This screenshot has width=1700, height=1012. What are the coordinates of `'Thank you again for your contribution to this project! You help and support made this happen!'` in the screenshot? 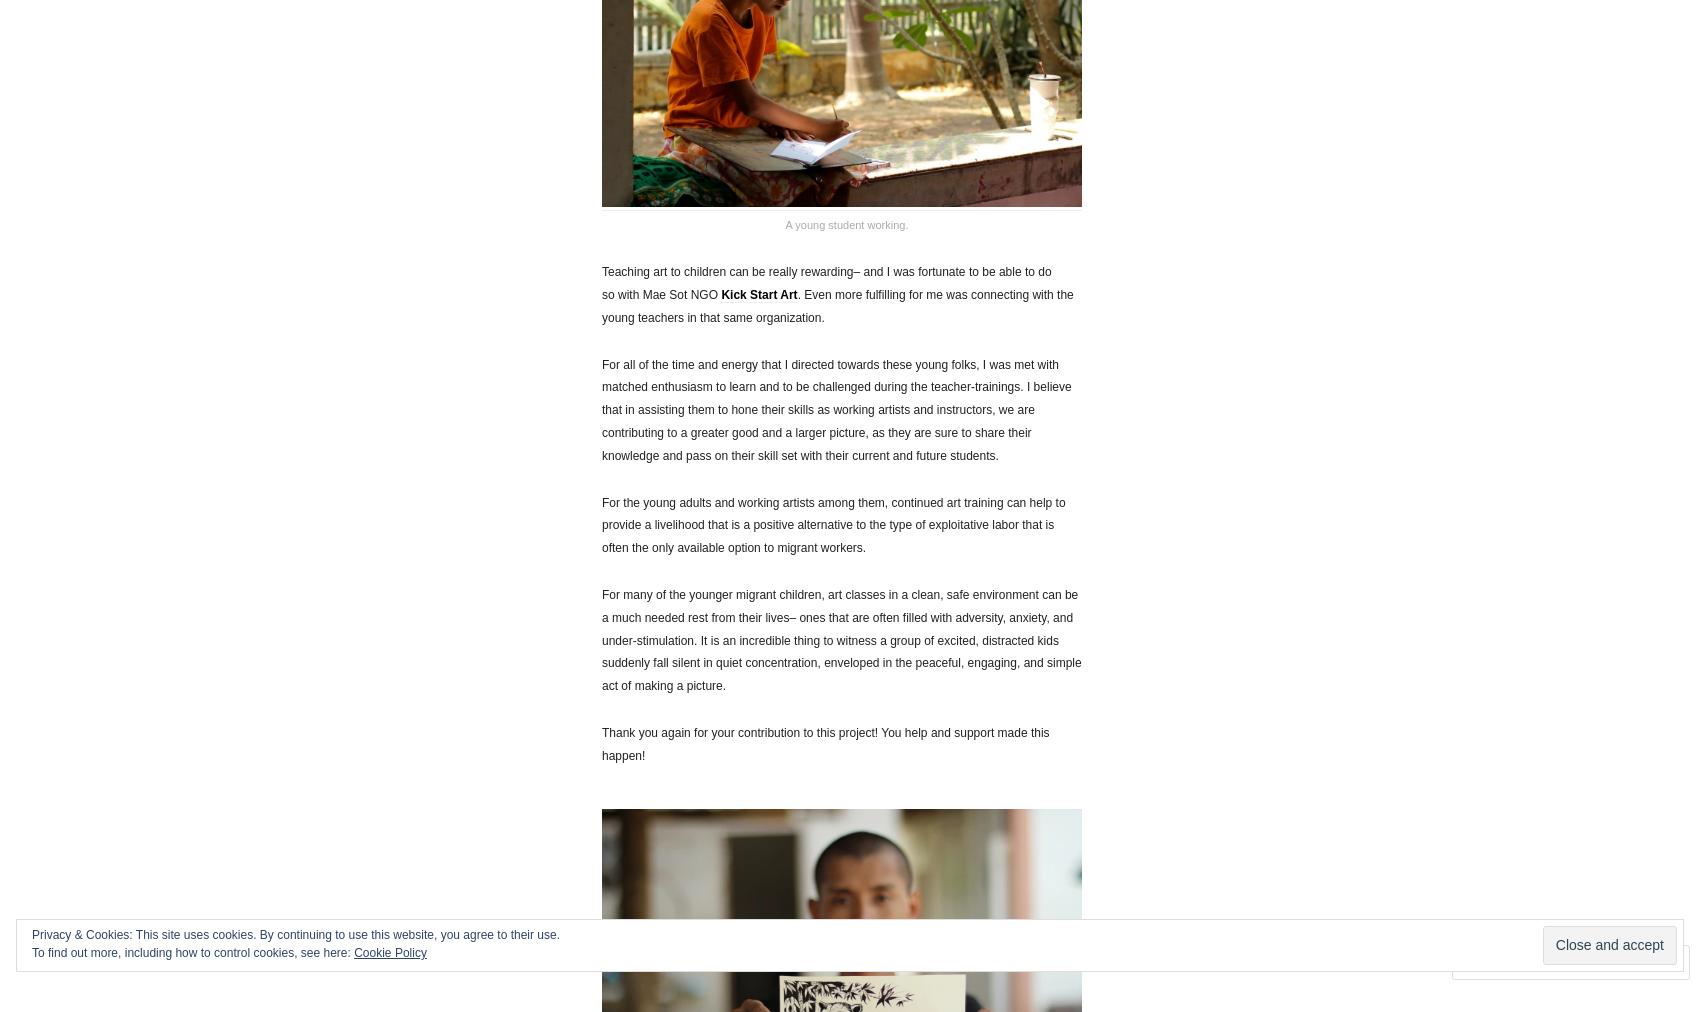 It's located at (600, 743).